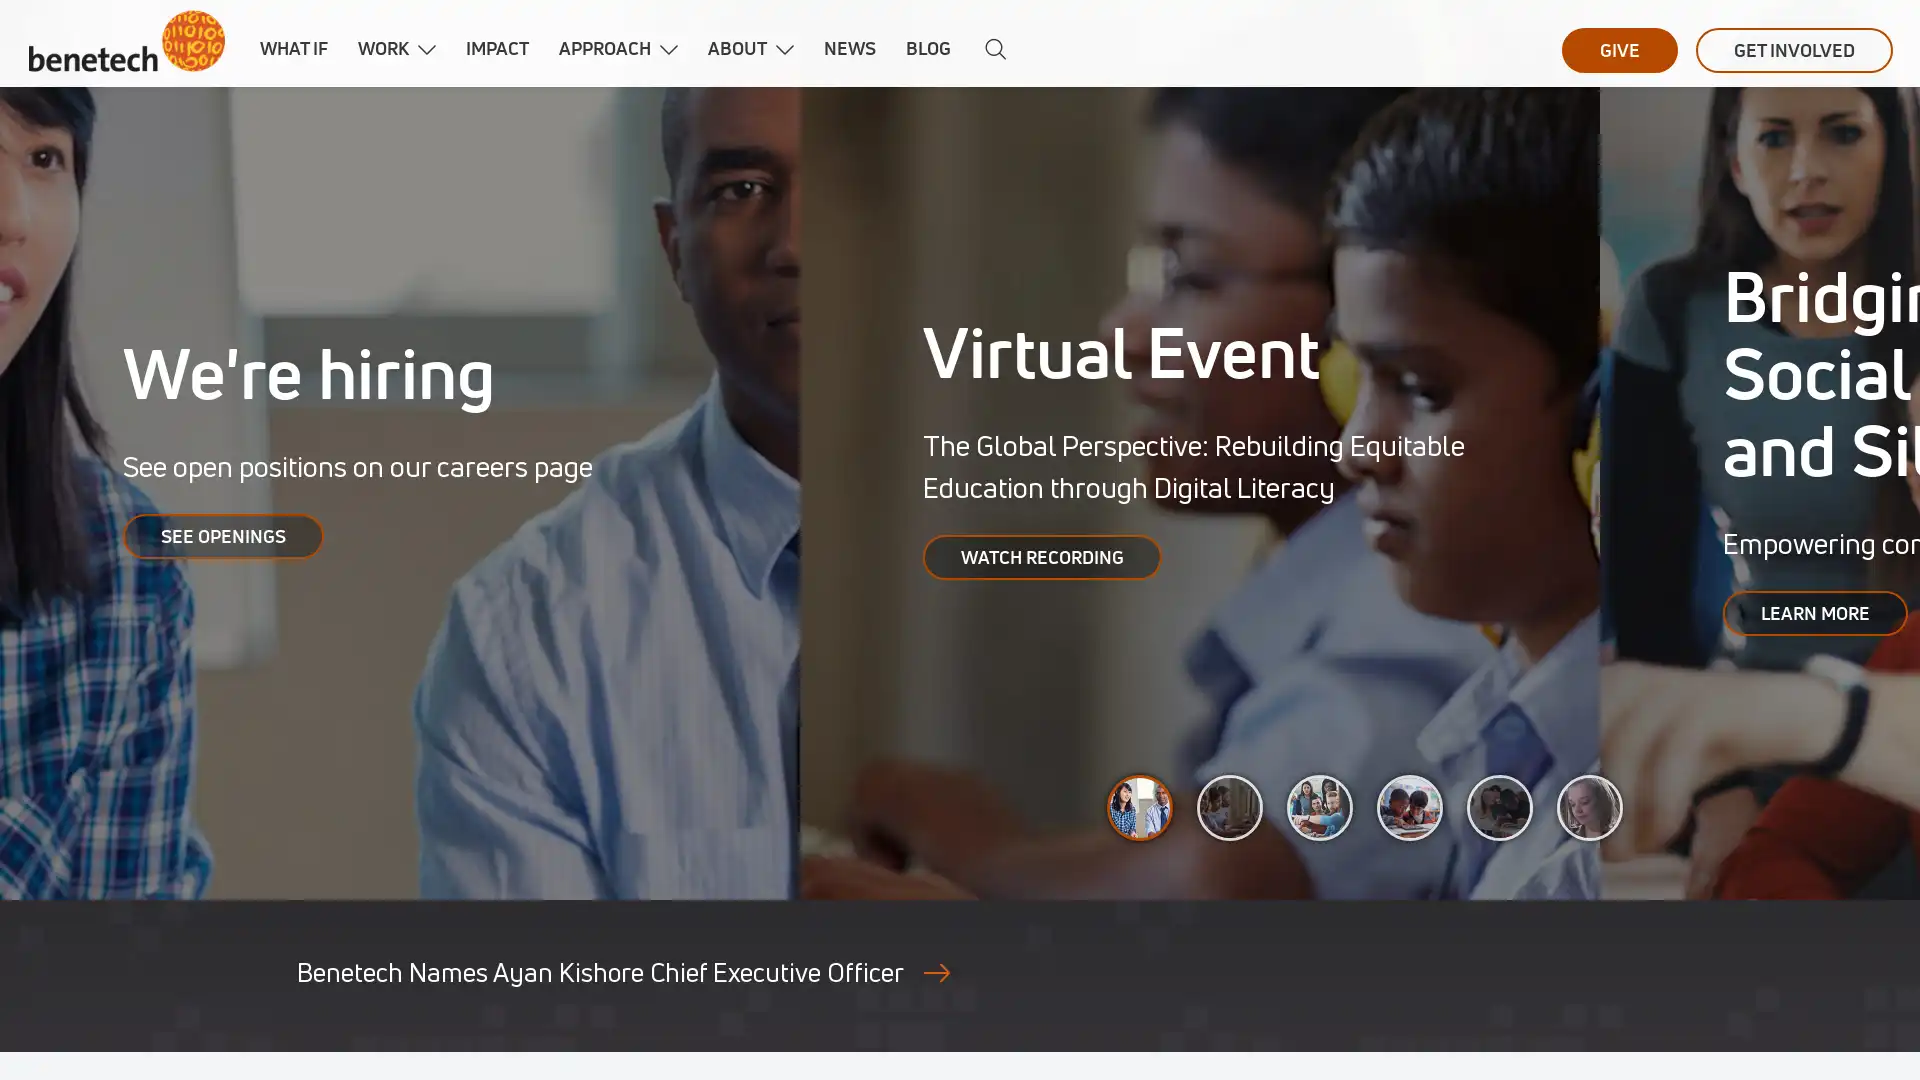 The width and height of the screenshot is (1920, 1080). I want to click on Bridging the Social Sector and Silicon Valley, so click(1320, 806).